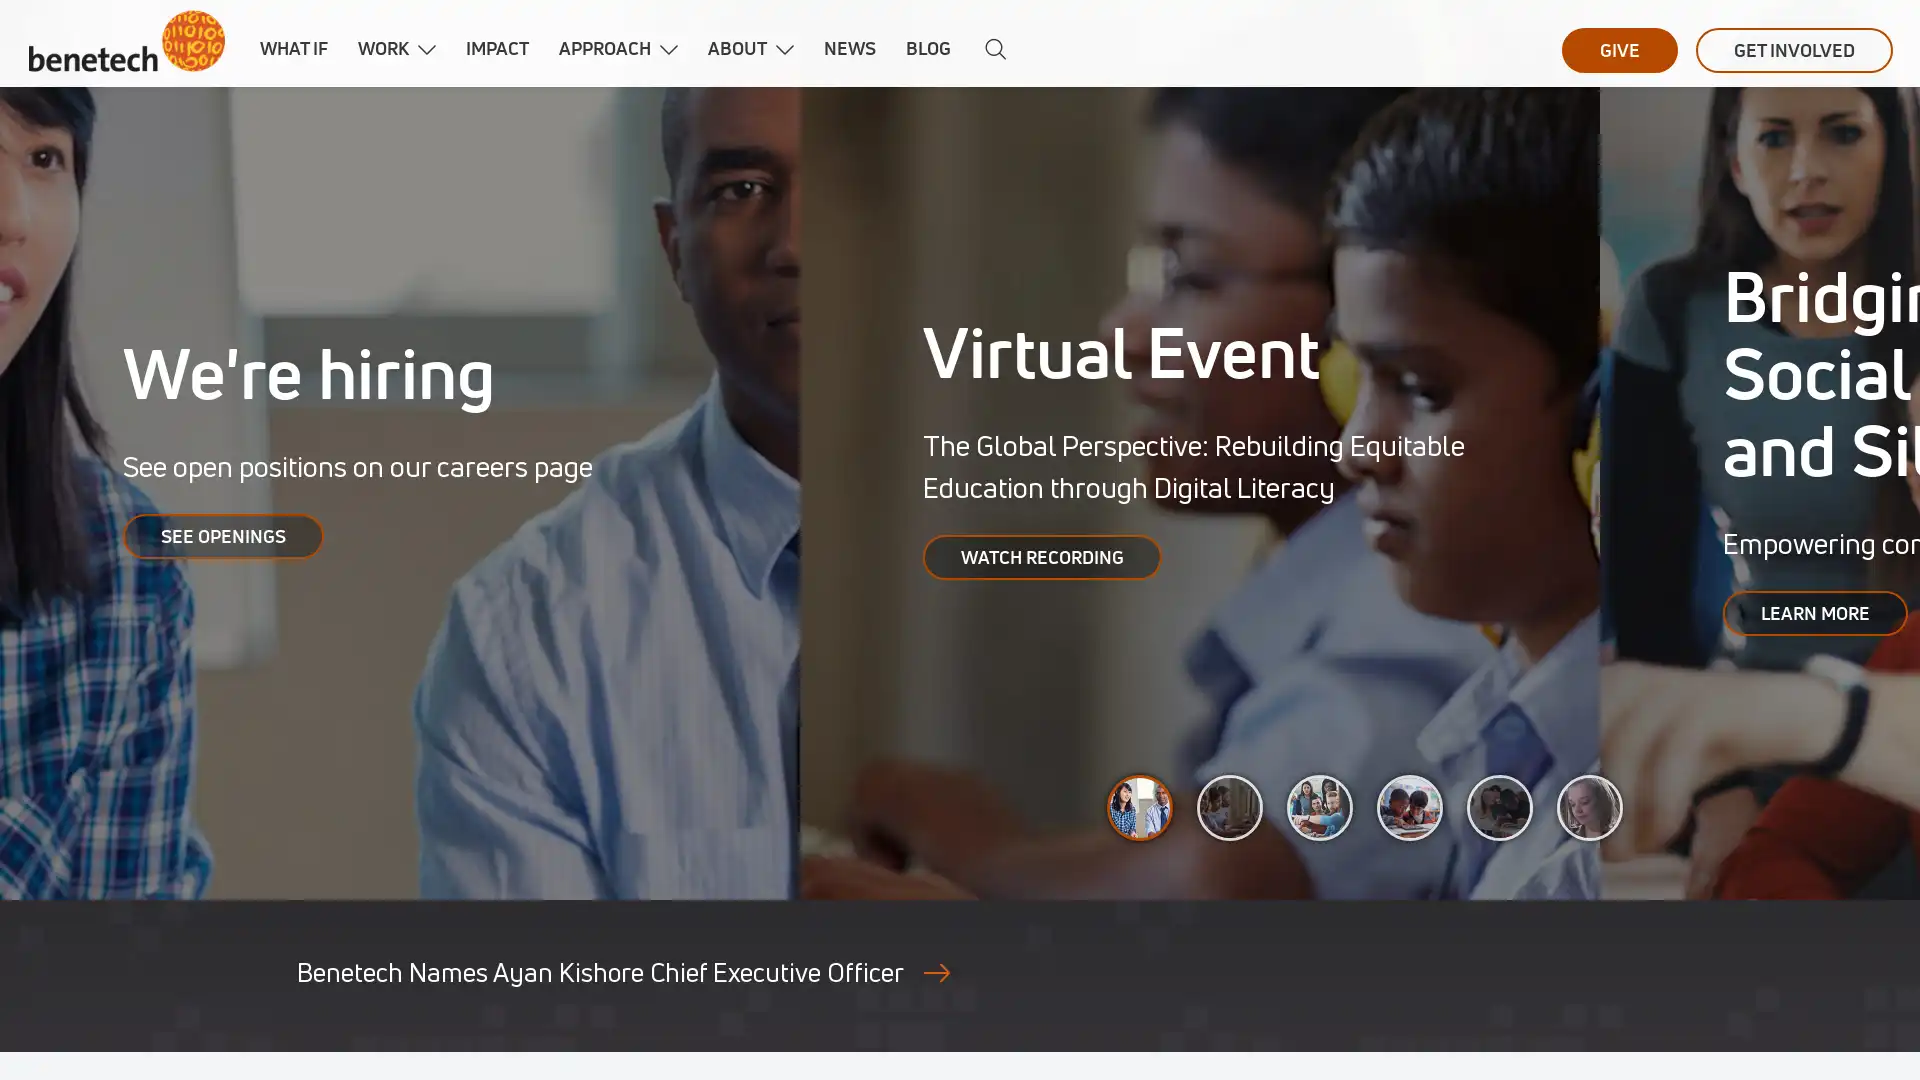 The width and height of the screenshot is (1920, 1080). I want to click on Bridging the Social Sector and Silicon Valley, so click(1320, 806).